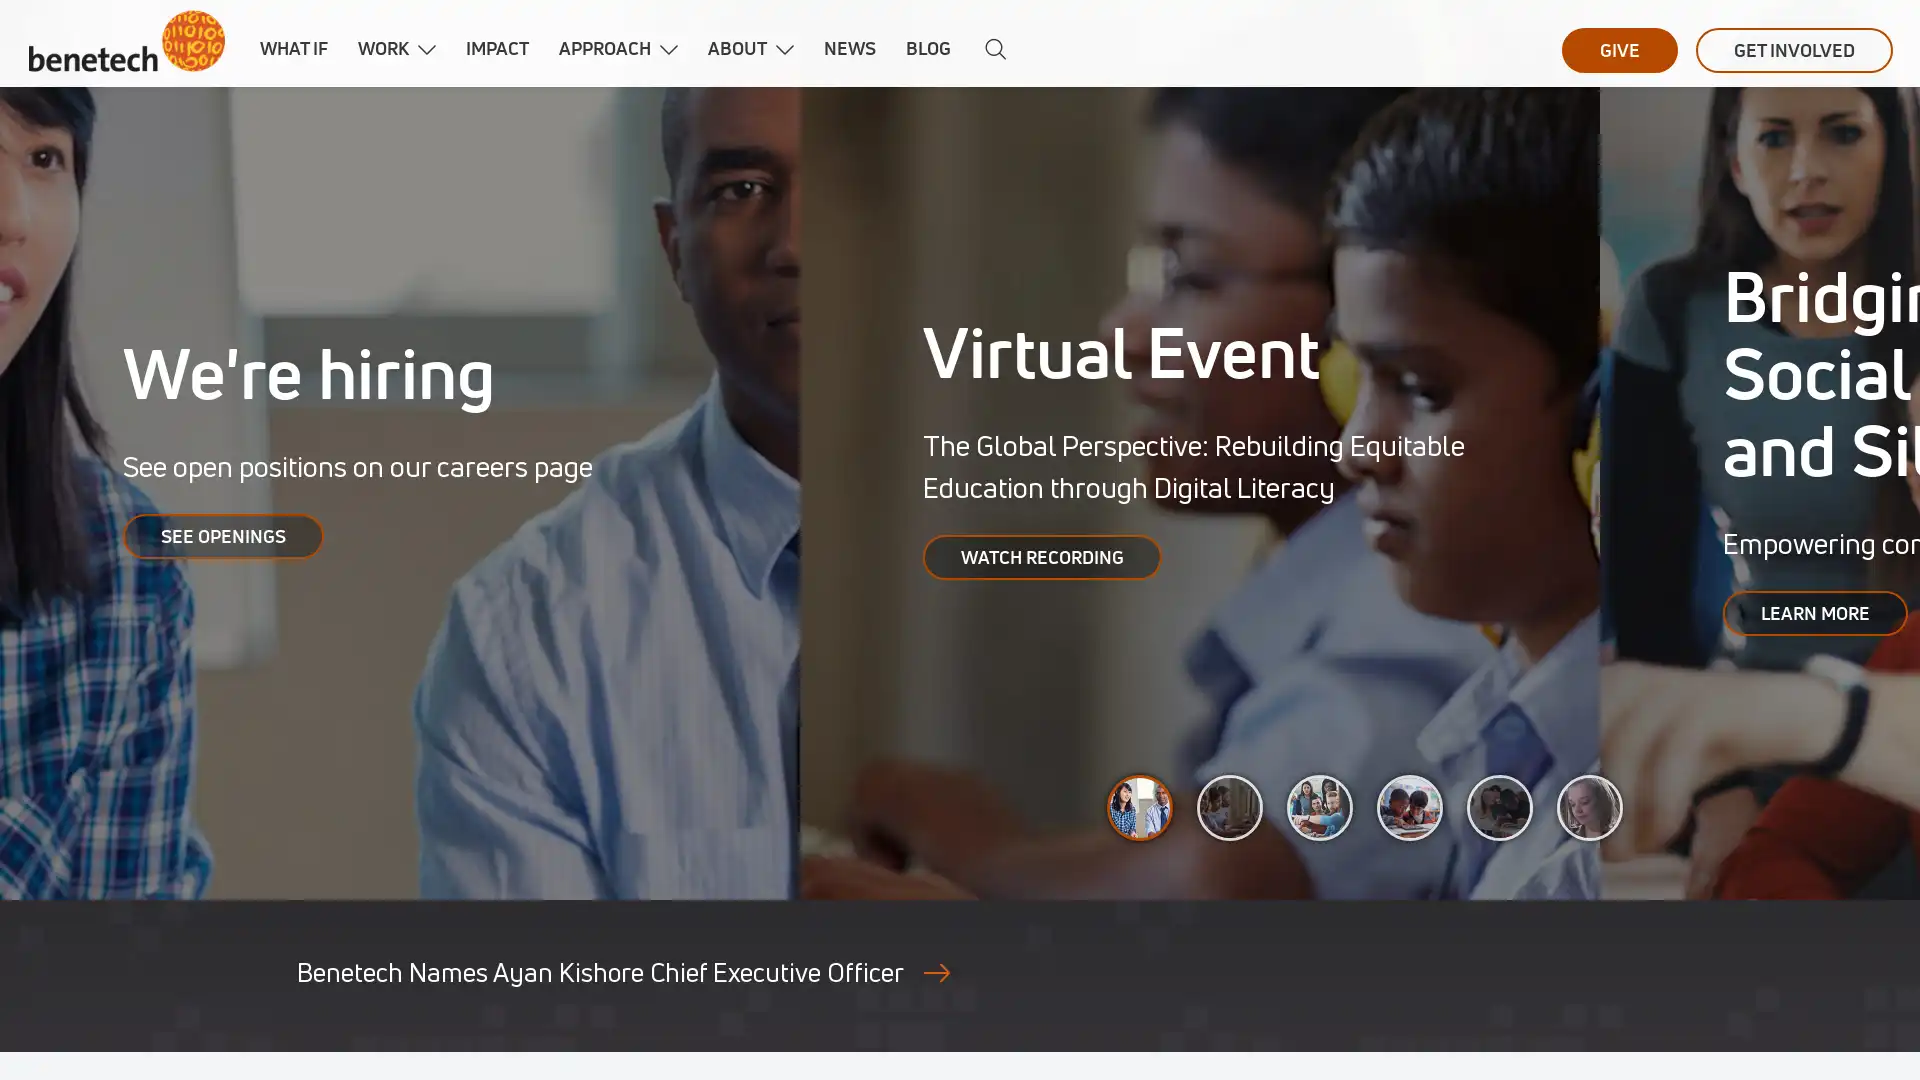 The width and height of the screenshot is (1920, 1080). I want to click on Bridging the Social Sector and Silicon Valley, so click(1320, 806).